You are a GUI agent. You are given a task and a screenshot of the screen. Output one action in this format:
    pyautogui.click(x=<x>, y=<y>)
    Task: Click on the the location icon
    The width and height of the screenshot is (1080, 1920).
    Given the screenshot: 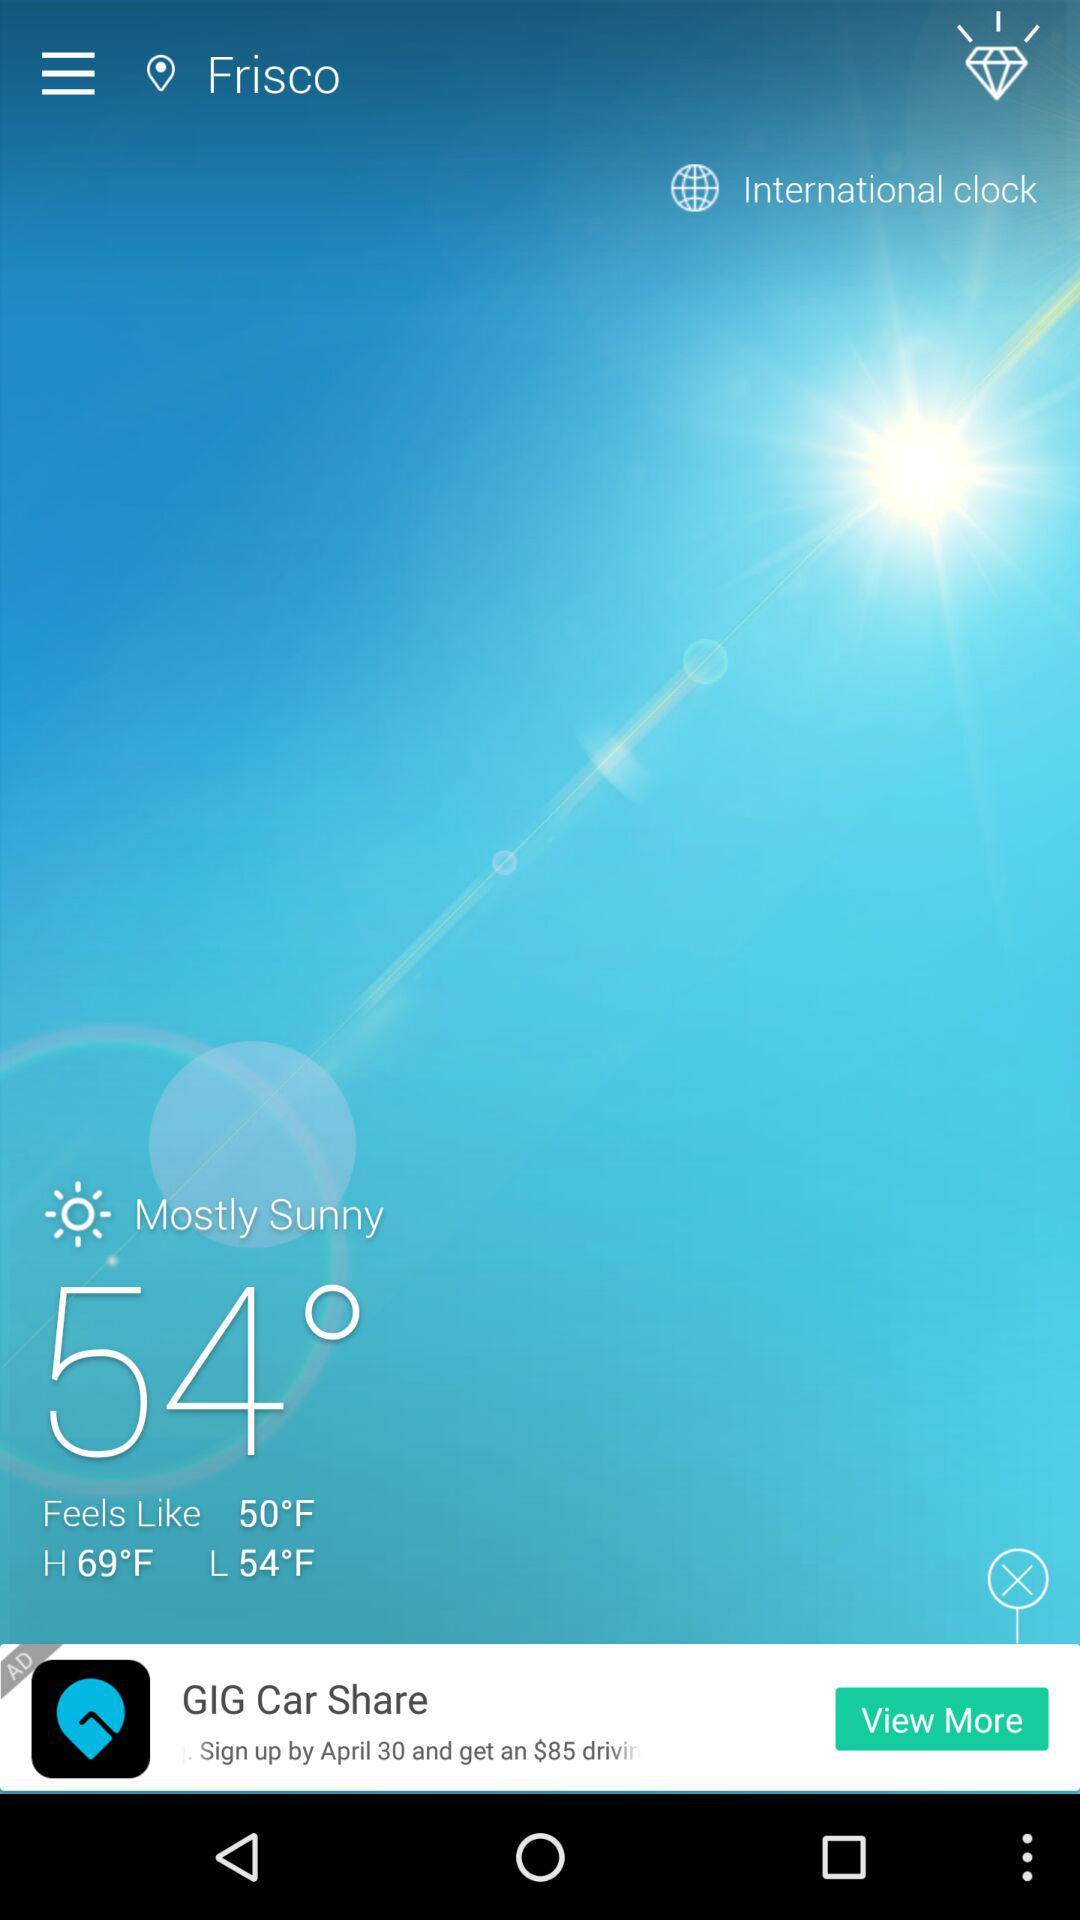 What is the action you would take?
    pyautogui.click(x=90, y=1839)
    